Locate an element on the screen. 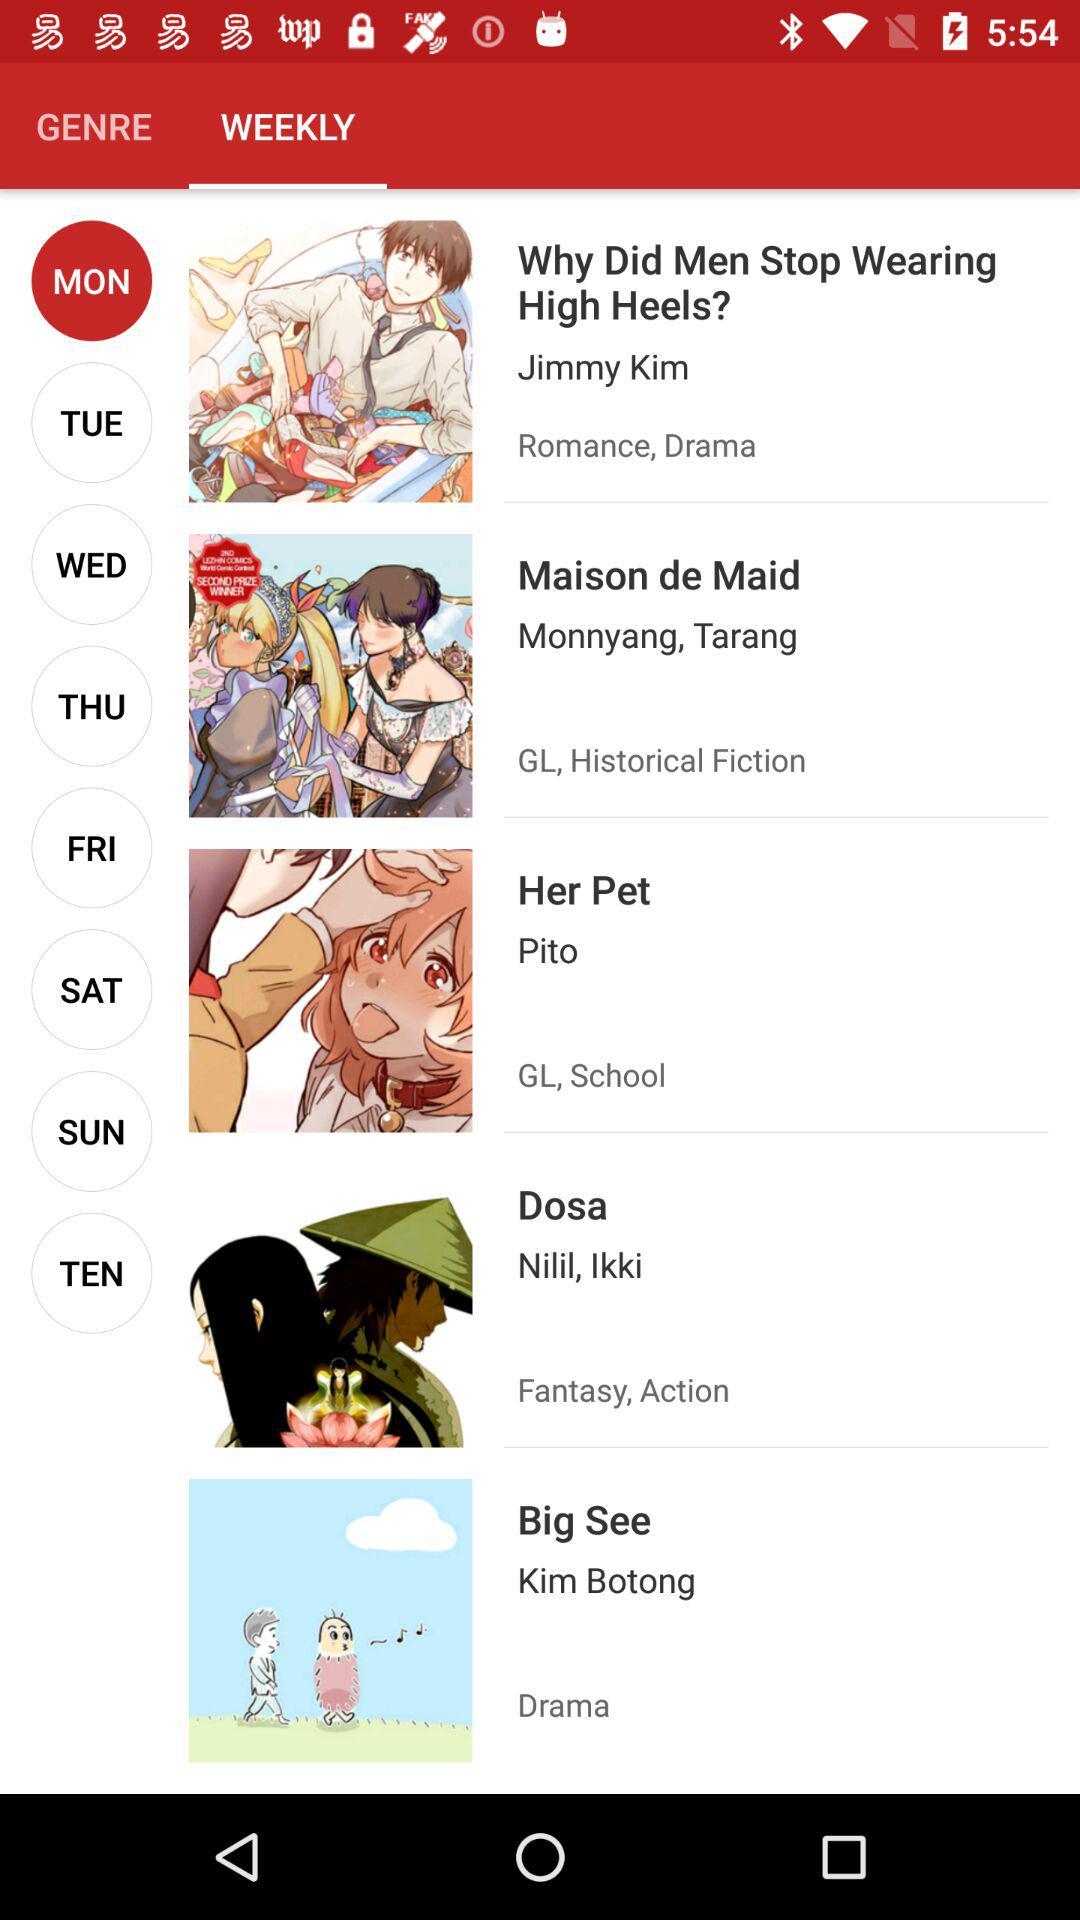  the thu is located at coordinates (91, 706).